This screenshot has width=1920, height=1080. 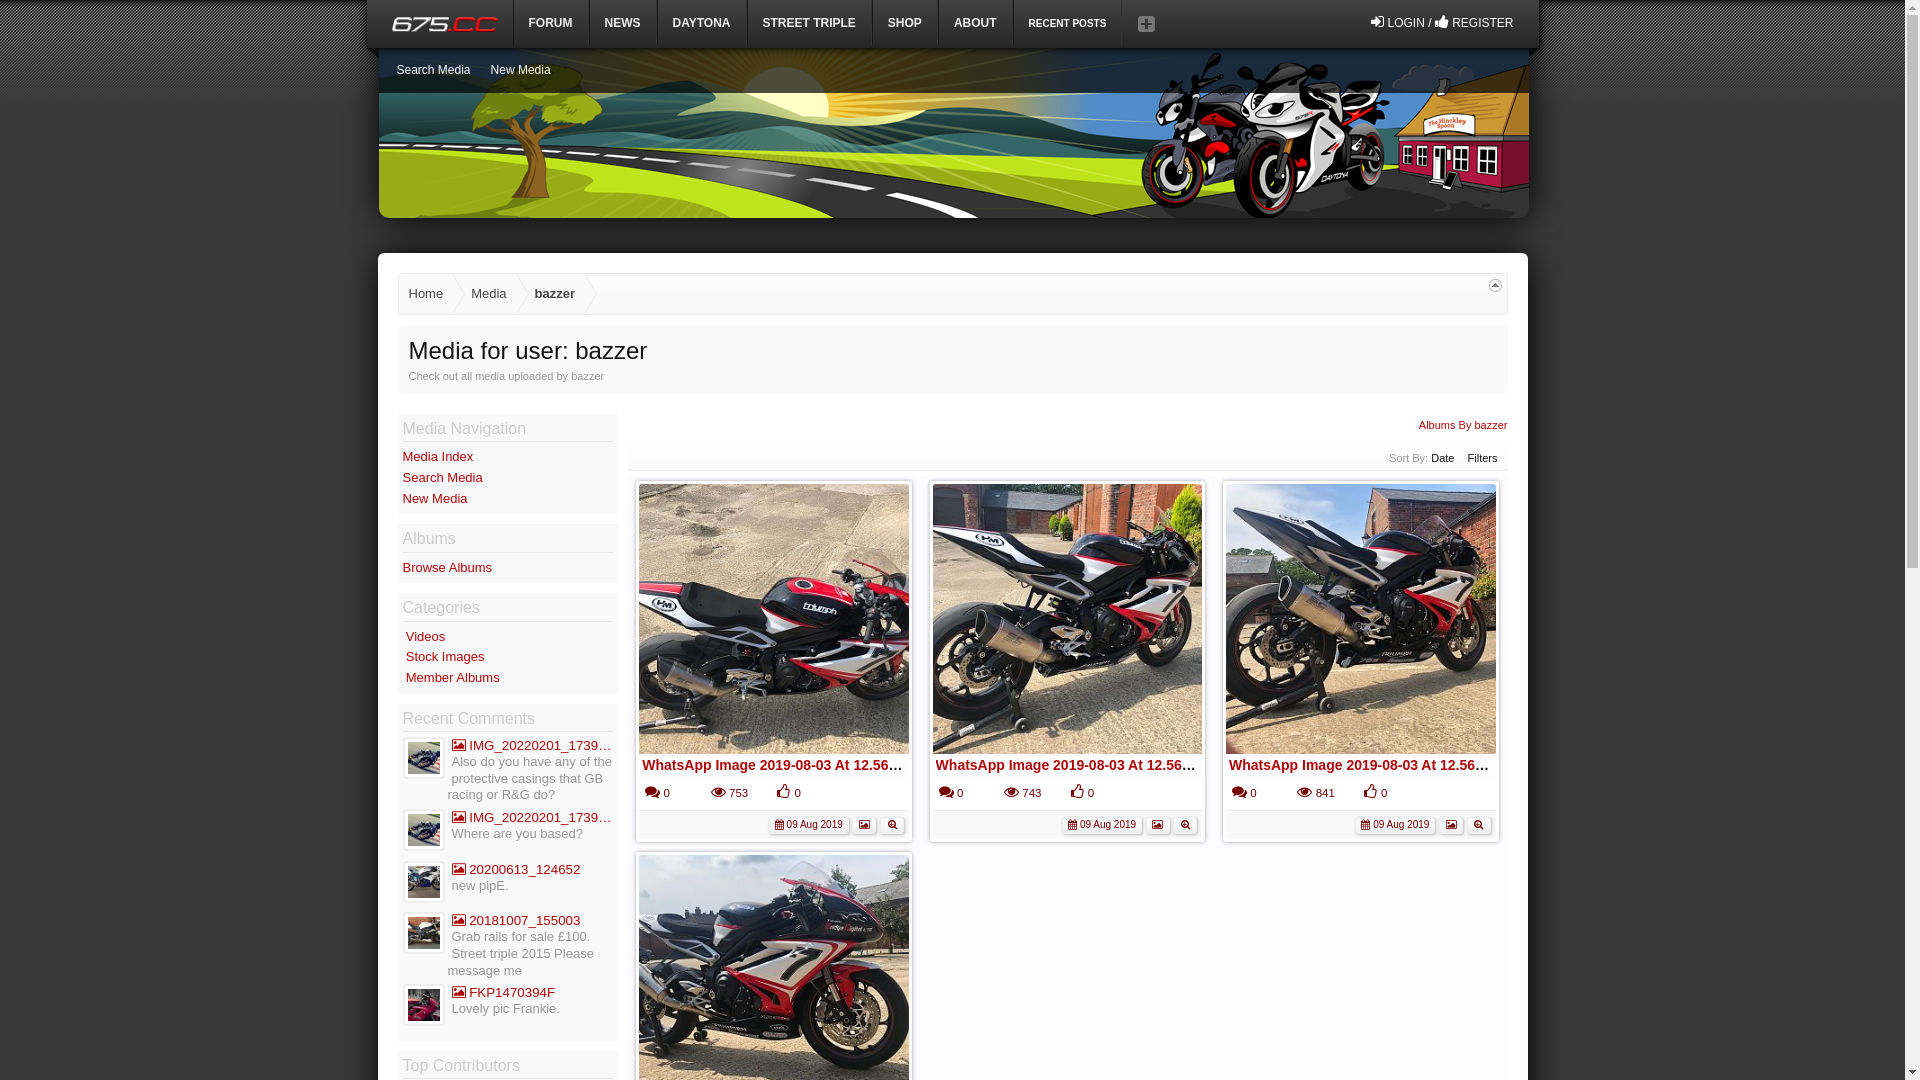 I want to click on 'Browse Albums', so click(x=445, y=567).